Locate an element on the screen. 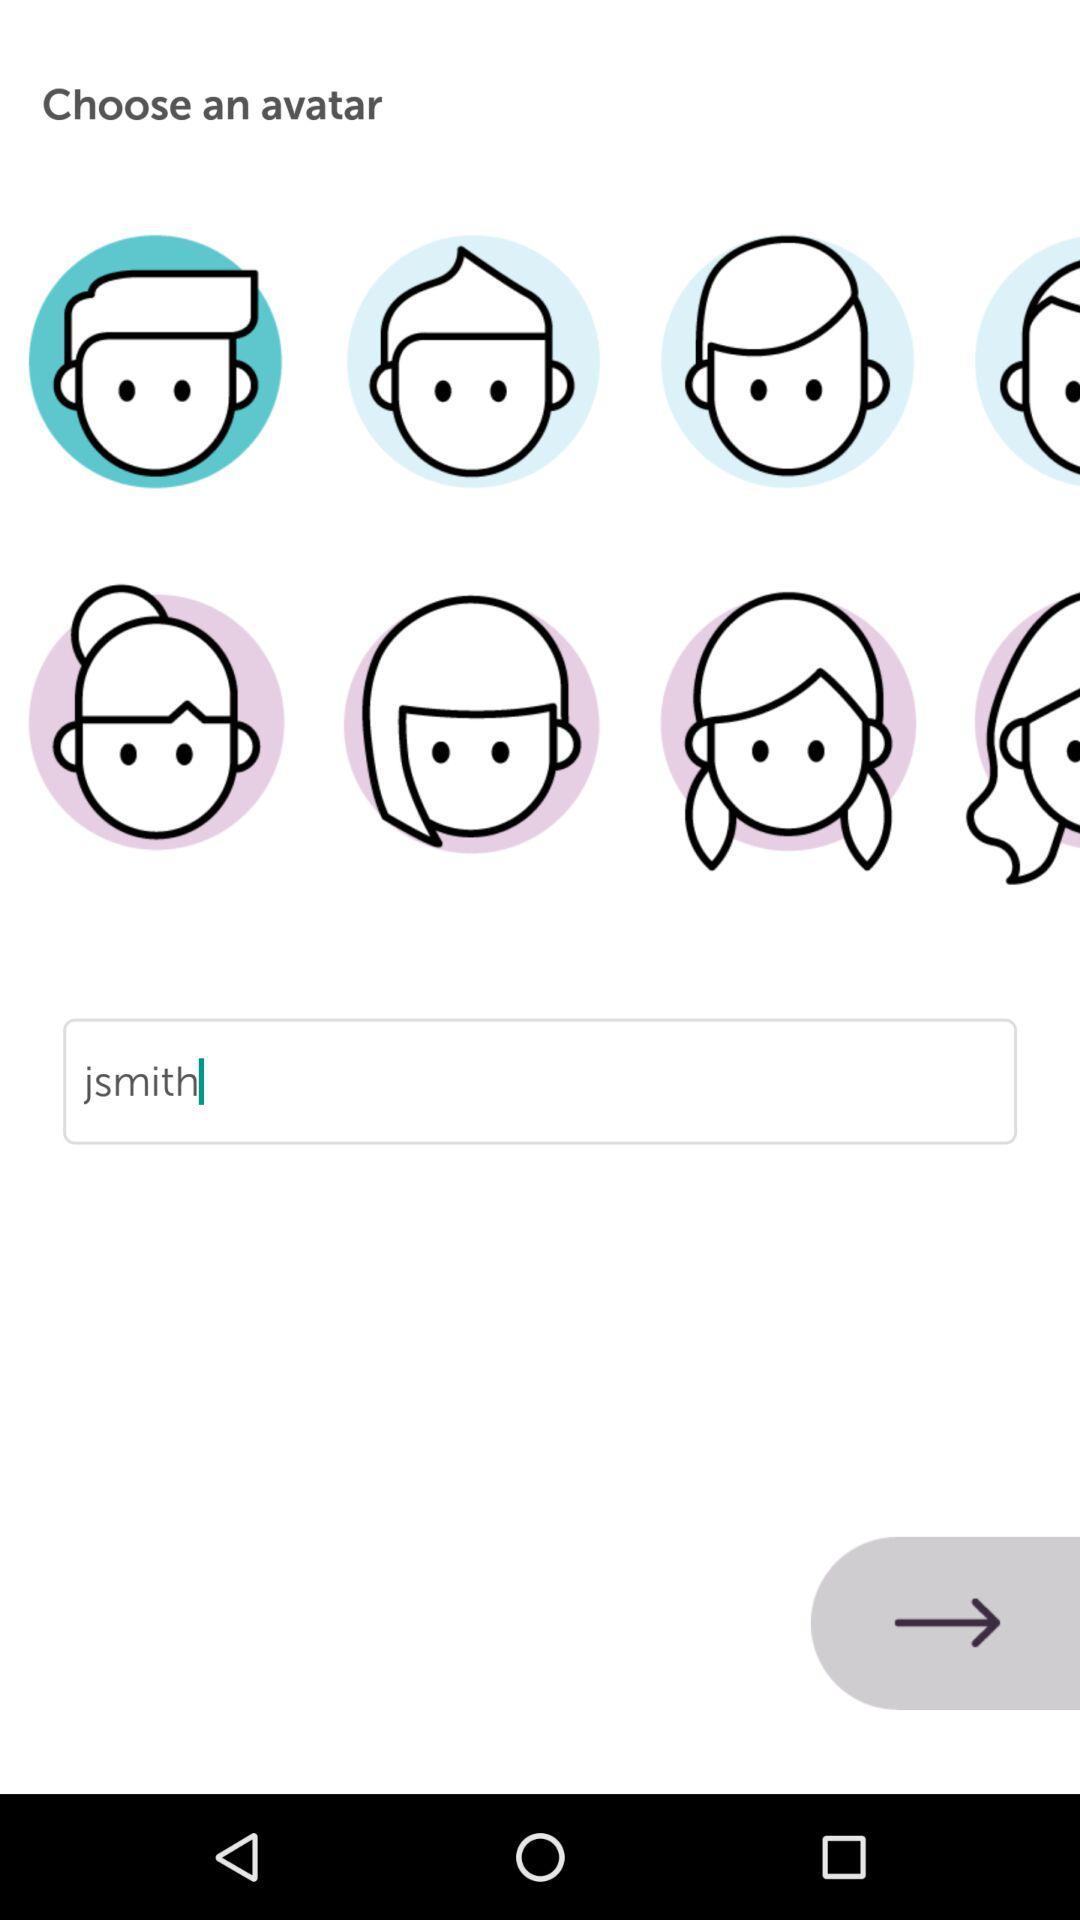 The width and height of the screenshot is (1080, 1920). male image is located at coordinates (472, 391).